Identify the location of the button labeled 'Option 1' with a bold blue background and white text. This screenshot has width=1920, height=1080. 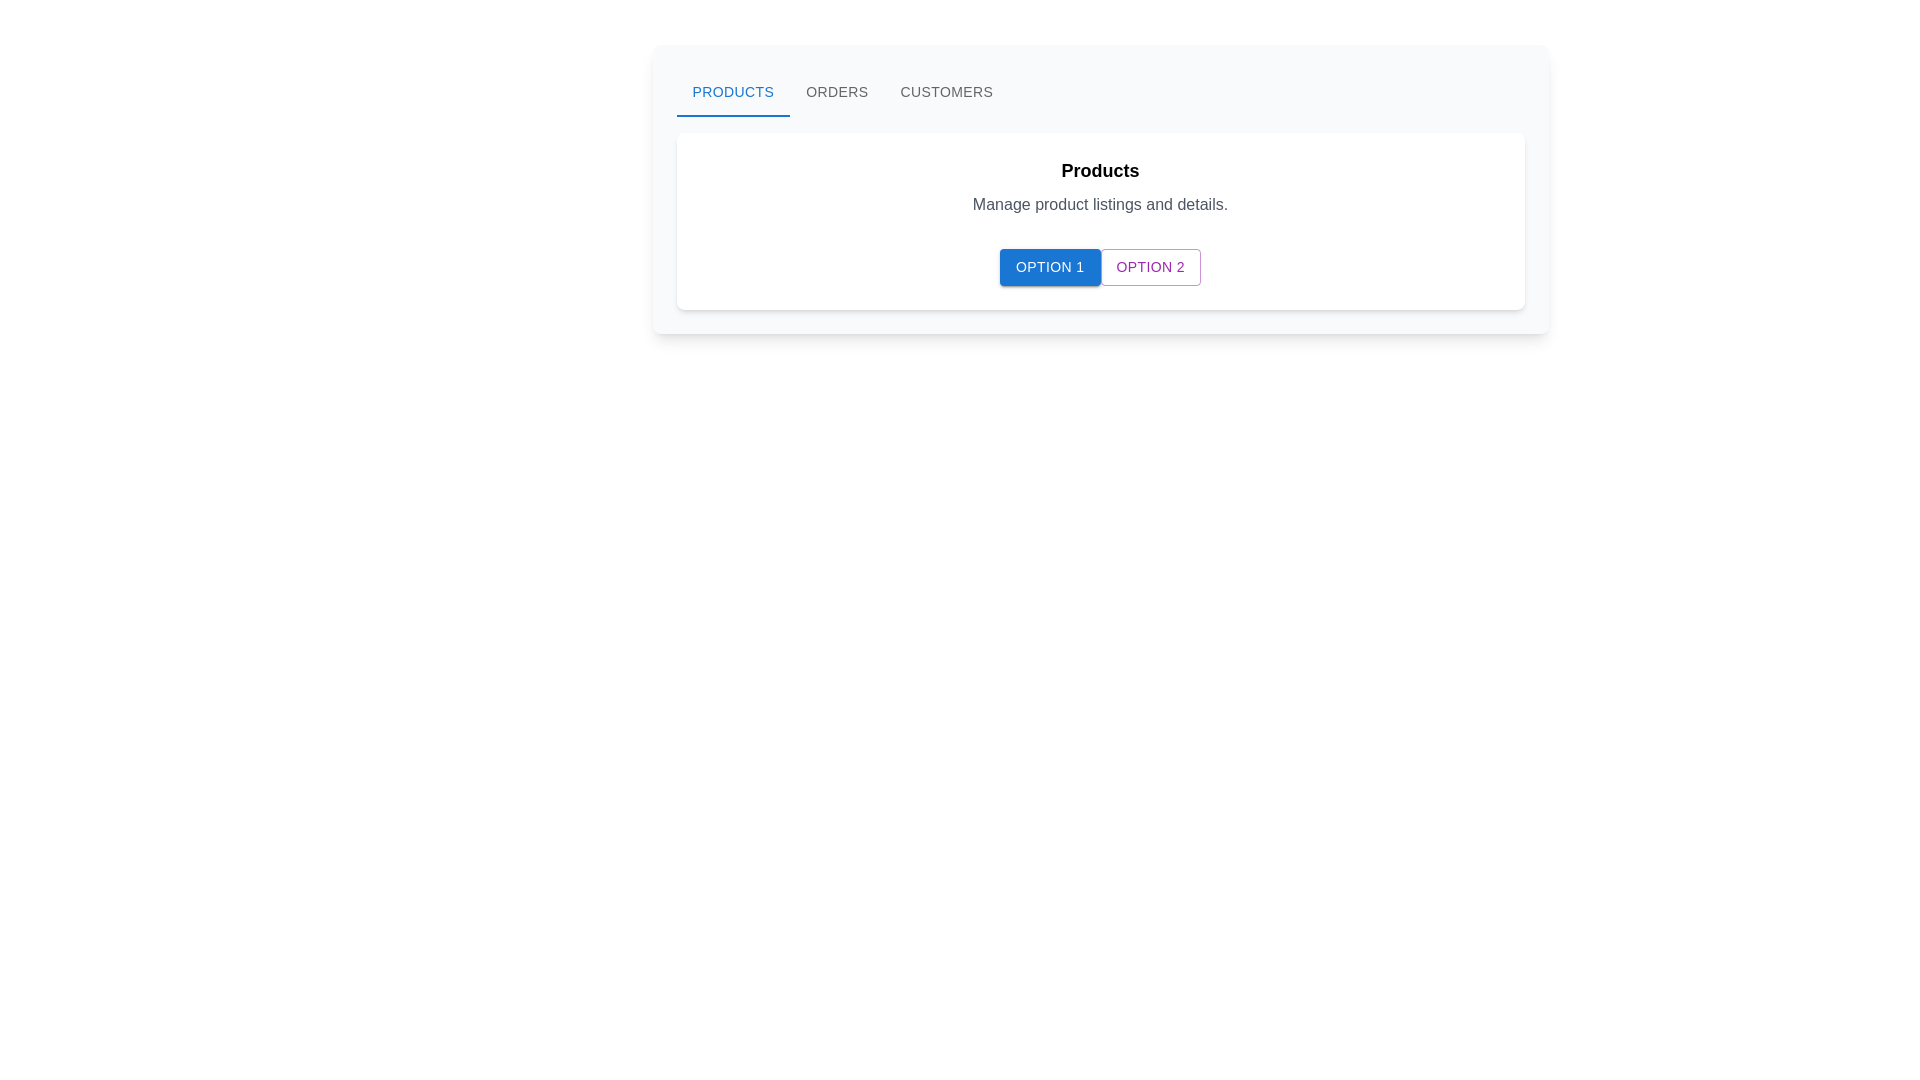
(1049, 266).